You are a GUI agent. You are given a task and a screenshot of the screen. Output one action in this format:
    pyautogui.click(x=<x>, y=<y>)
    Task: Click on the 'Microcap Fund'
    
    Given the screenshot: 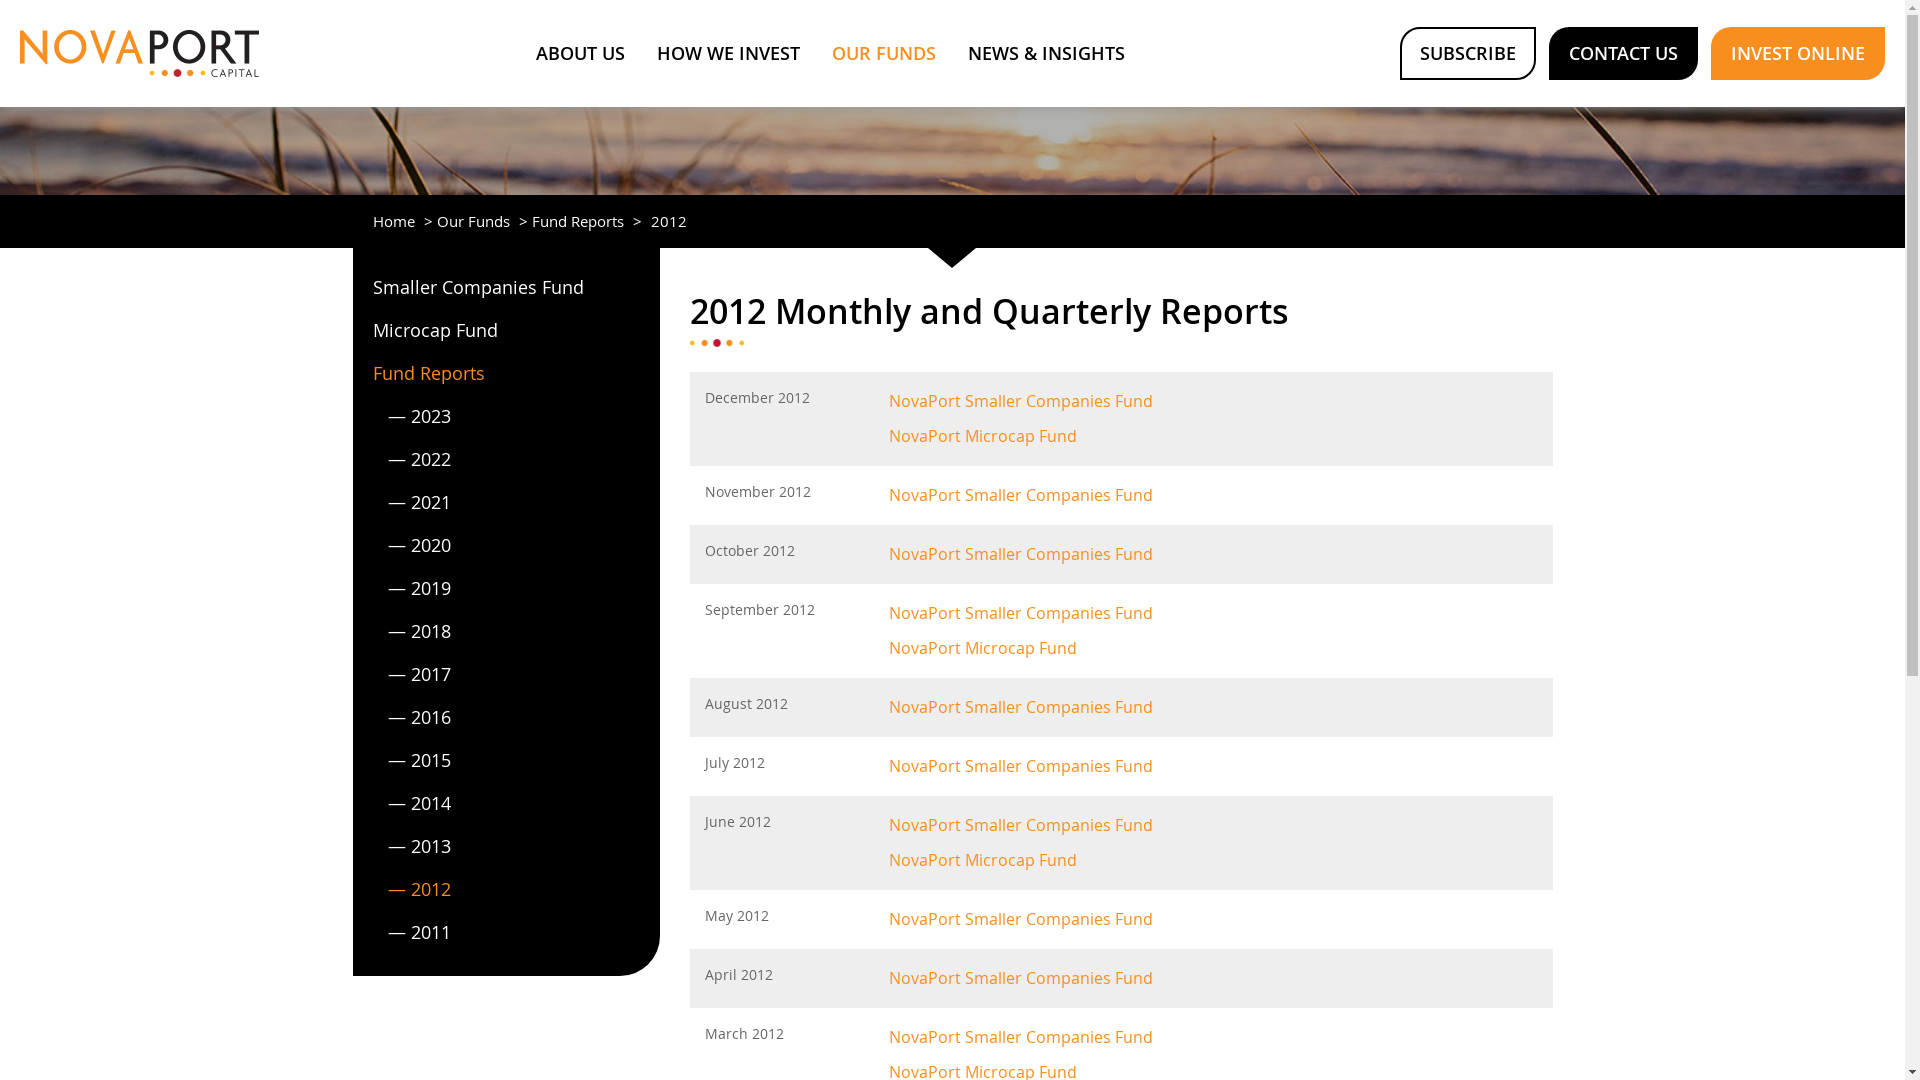 What is the action you would take?
    pyautogui.click(x=505, y=322)
    